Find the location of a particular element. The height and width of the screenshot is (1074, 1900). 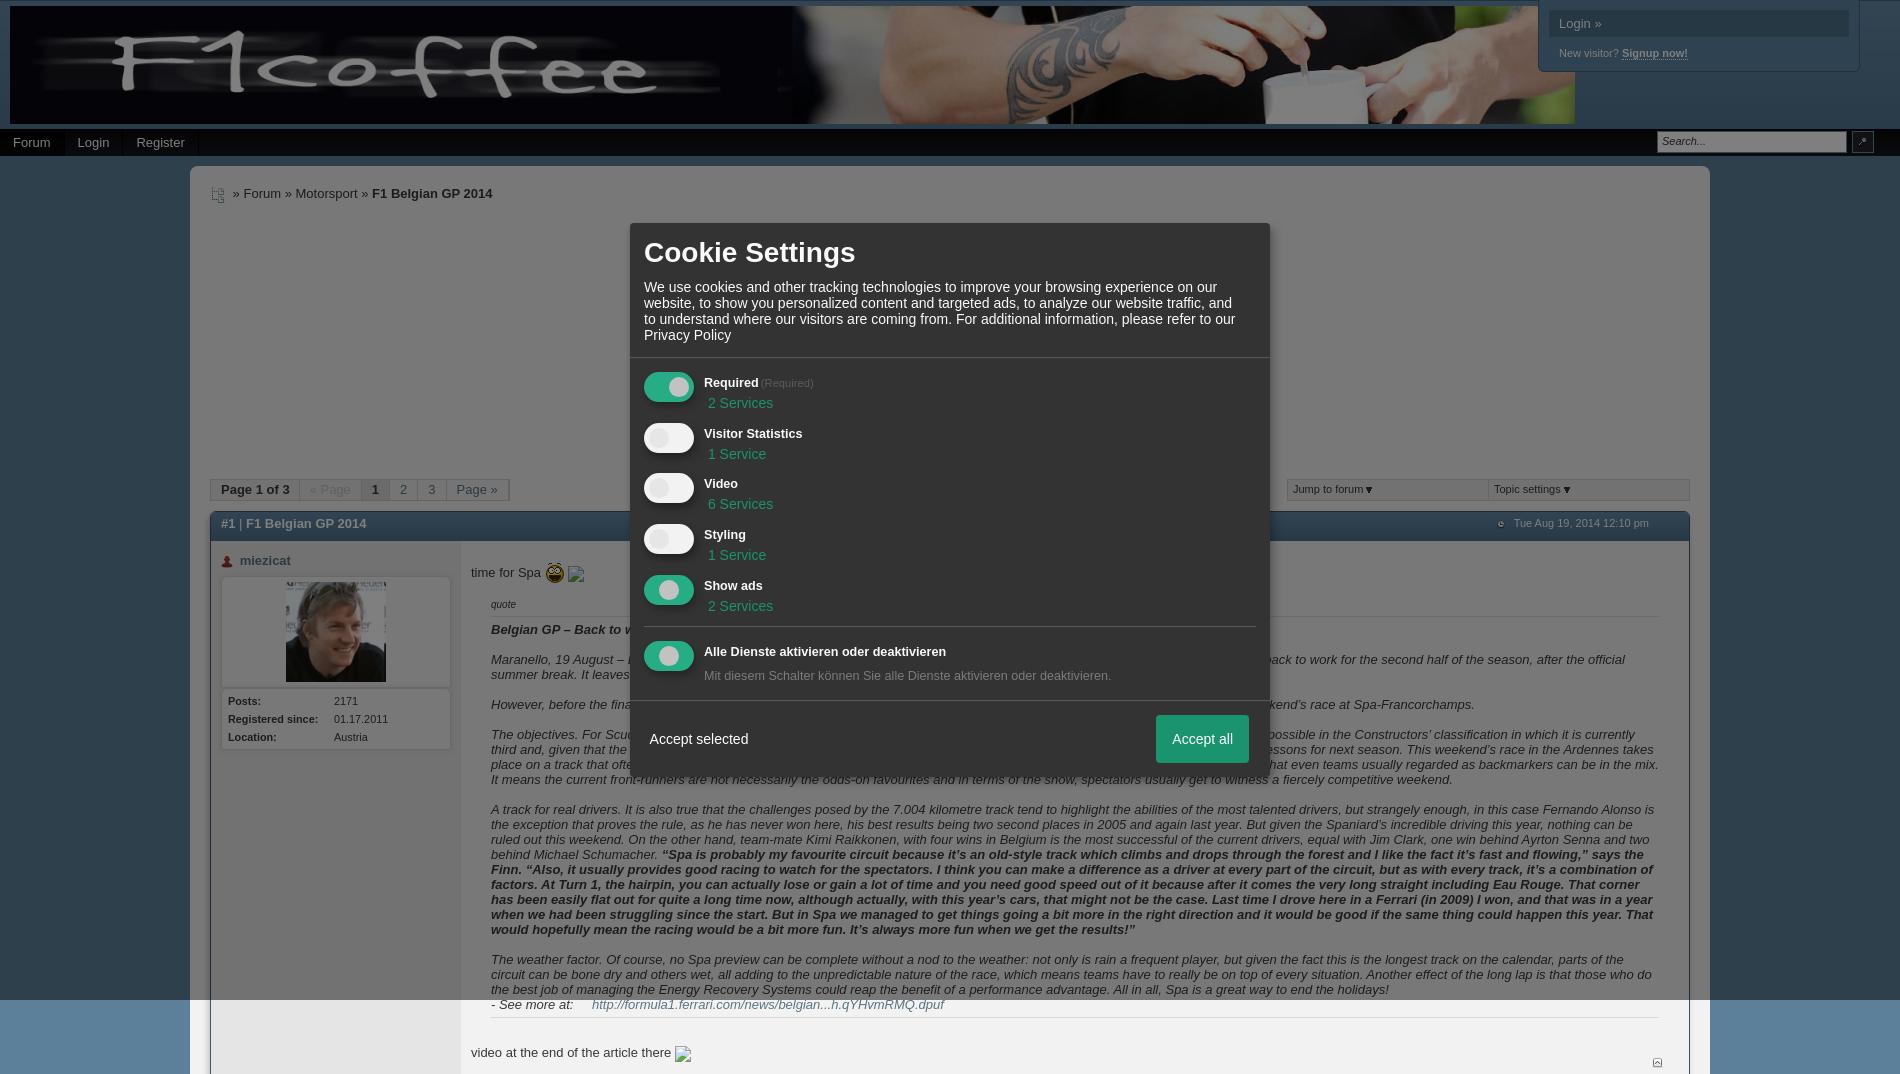

'Motorsport' is located at coordinates (325, 193).